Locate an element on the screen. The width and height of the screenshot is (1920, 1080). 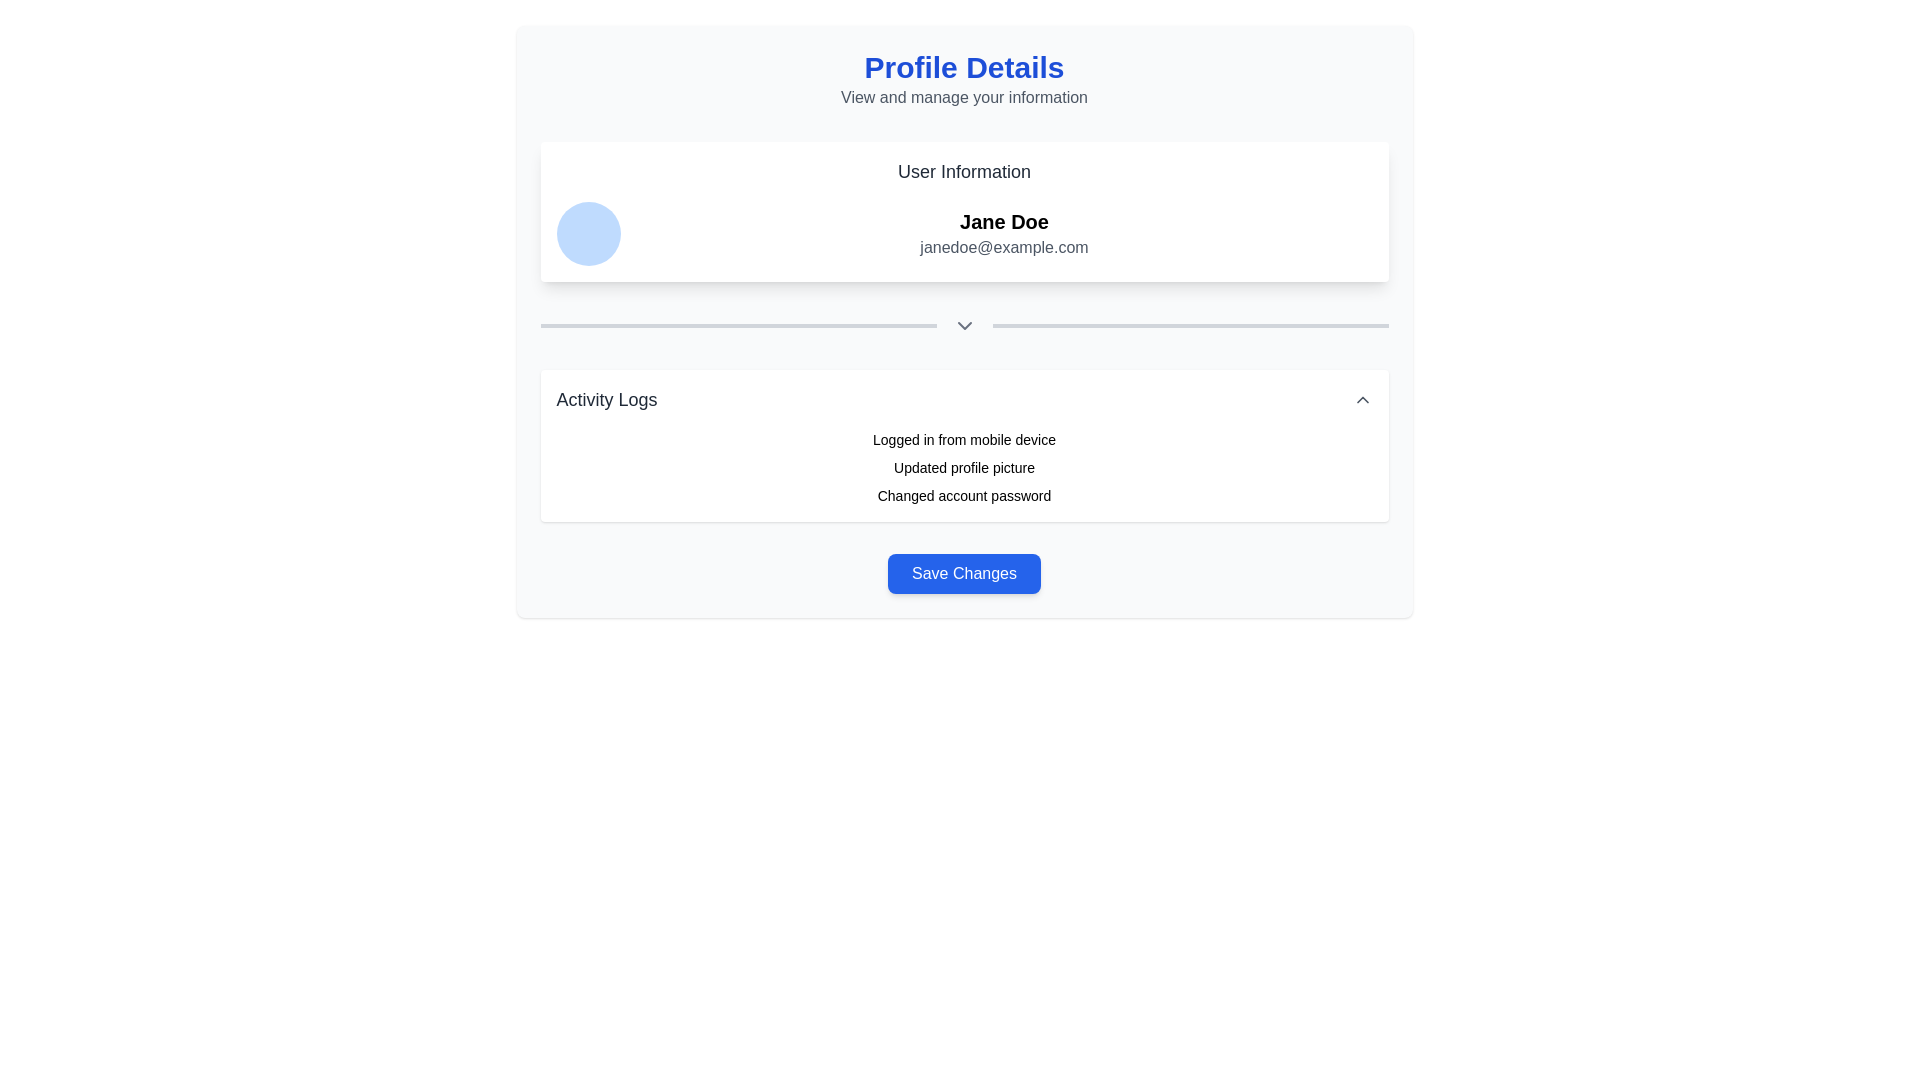
the user name header text block located at the top center of the user information section, which is above the email address 'janedoe@example.com' is located at coordinates (1004, 222).